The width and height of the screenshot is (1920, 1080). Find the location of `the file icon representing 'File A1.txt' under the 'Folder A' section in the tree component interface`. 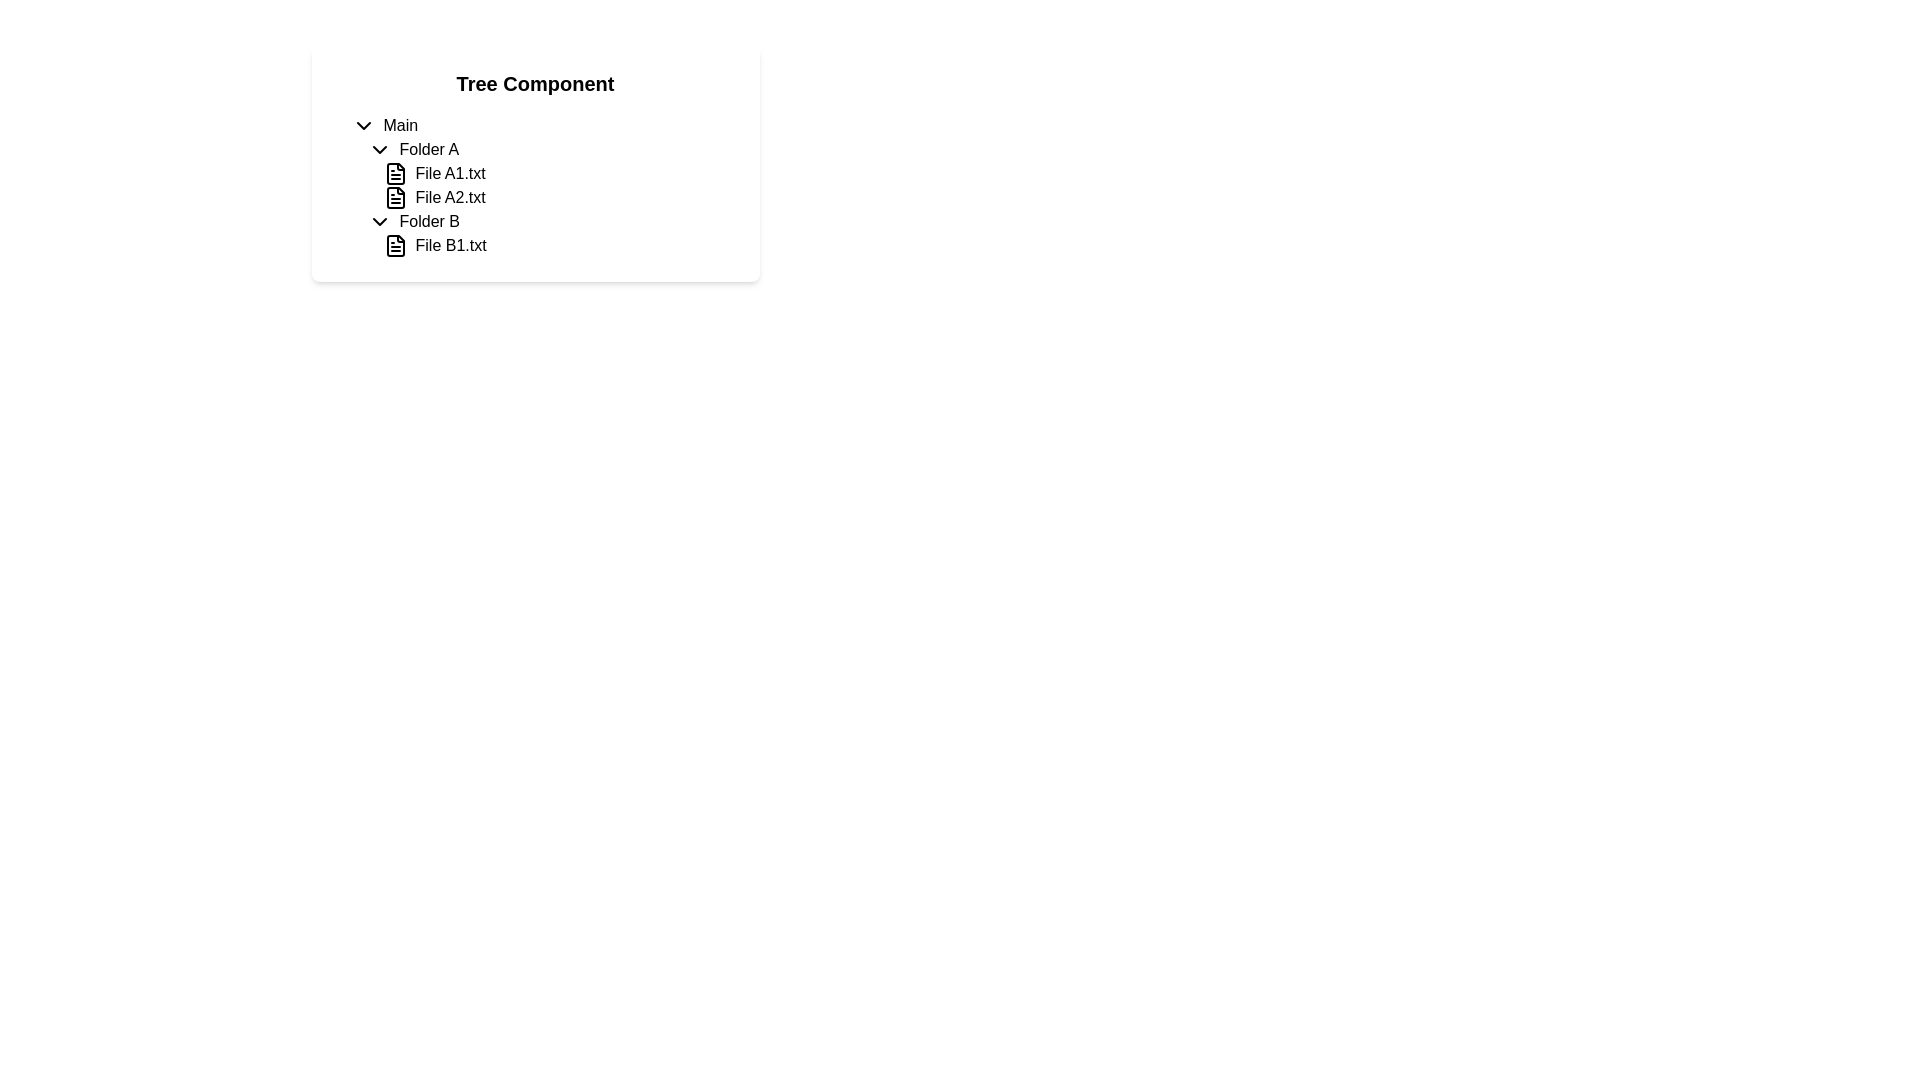

the file icon representing 'File A1.txt' under the 'Folder A' section in the tree component interface is located at coordinates (395, 172).